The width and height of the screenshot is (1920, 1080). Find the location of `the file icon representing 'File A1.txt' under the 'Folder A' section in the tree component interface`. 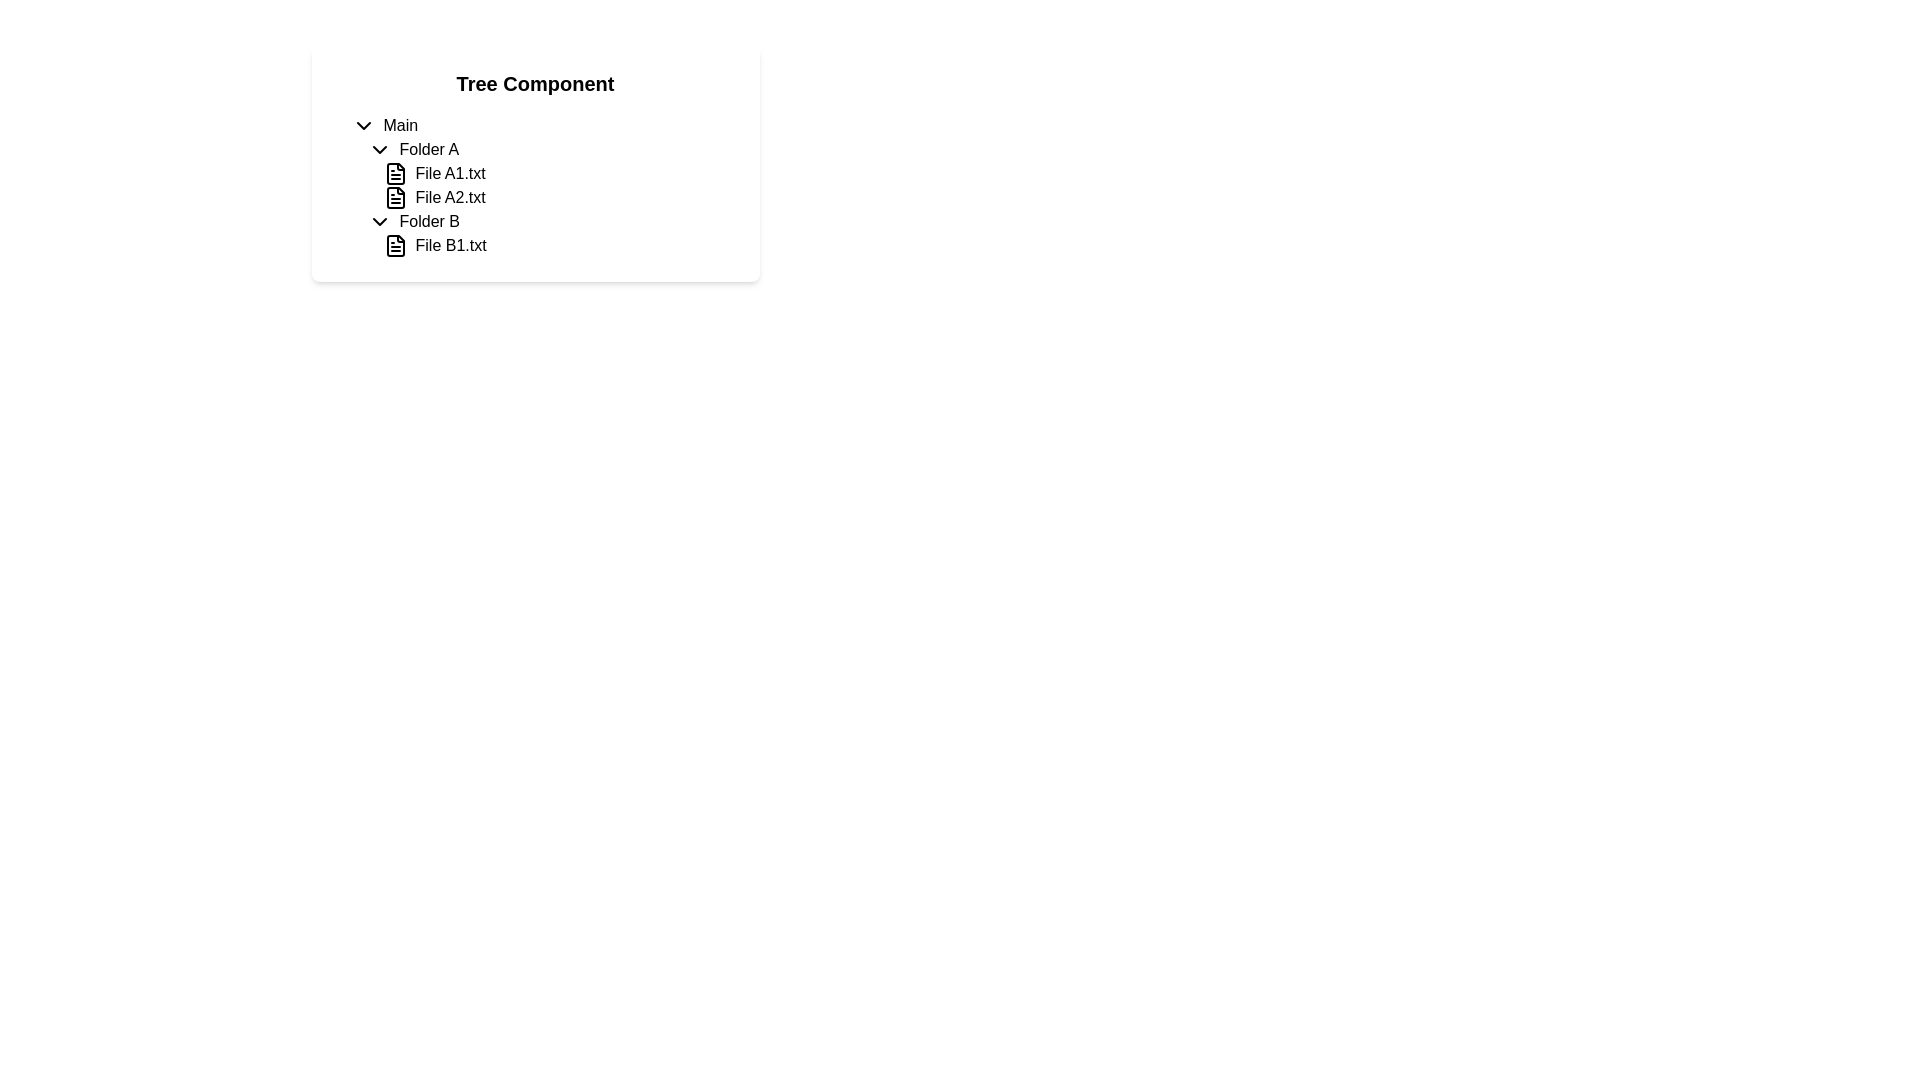

the file icon representing 'File A1.txt' under the 'Folder A' section in the tree component interface is located at coordinates (395, 172).